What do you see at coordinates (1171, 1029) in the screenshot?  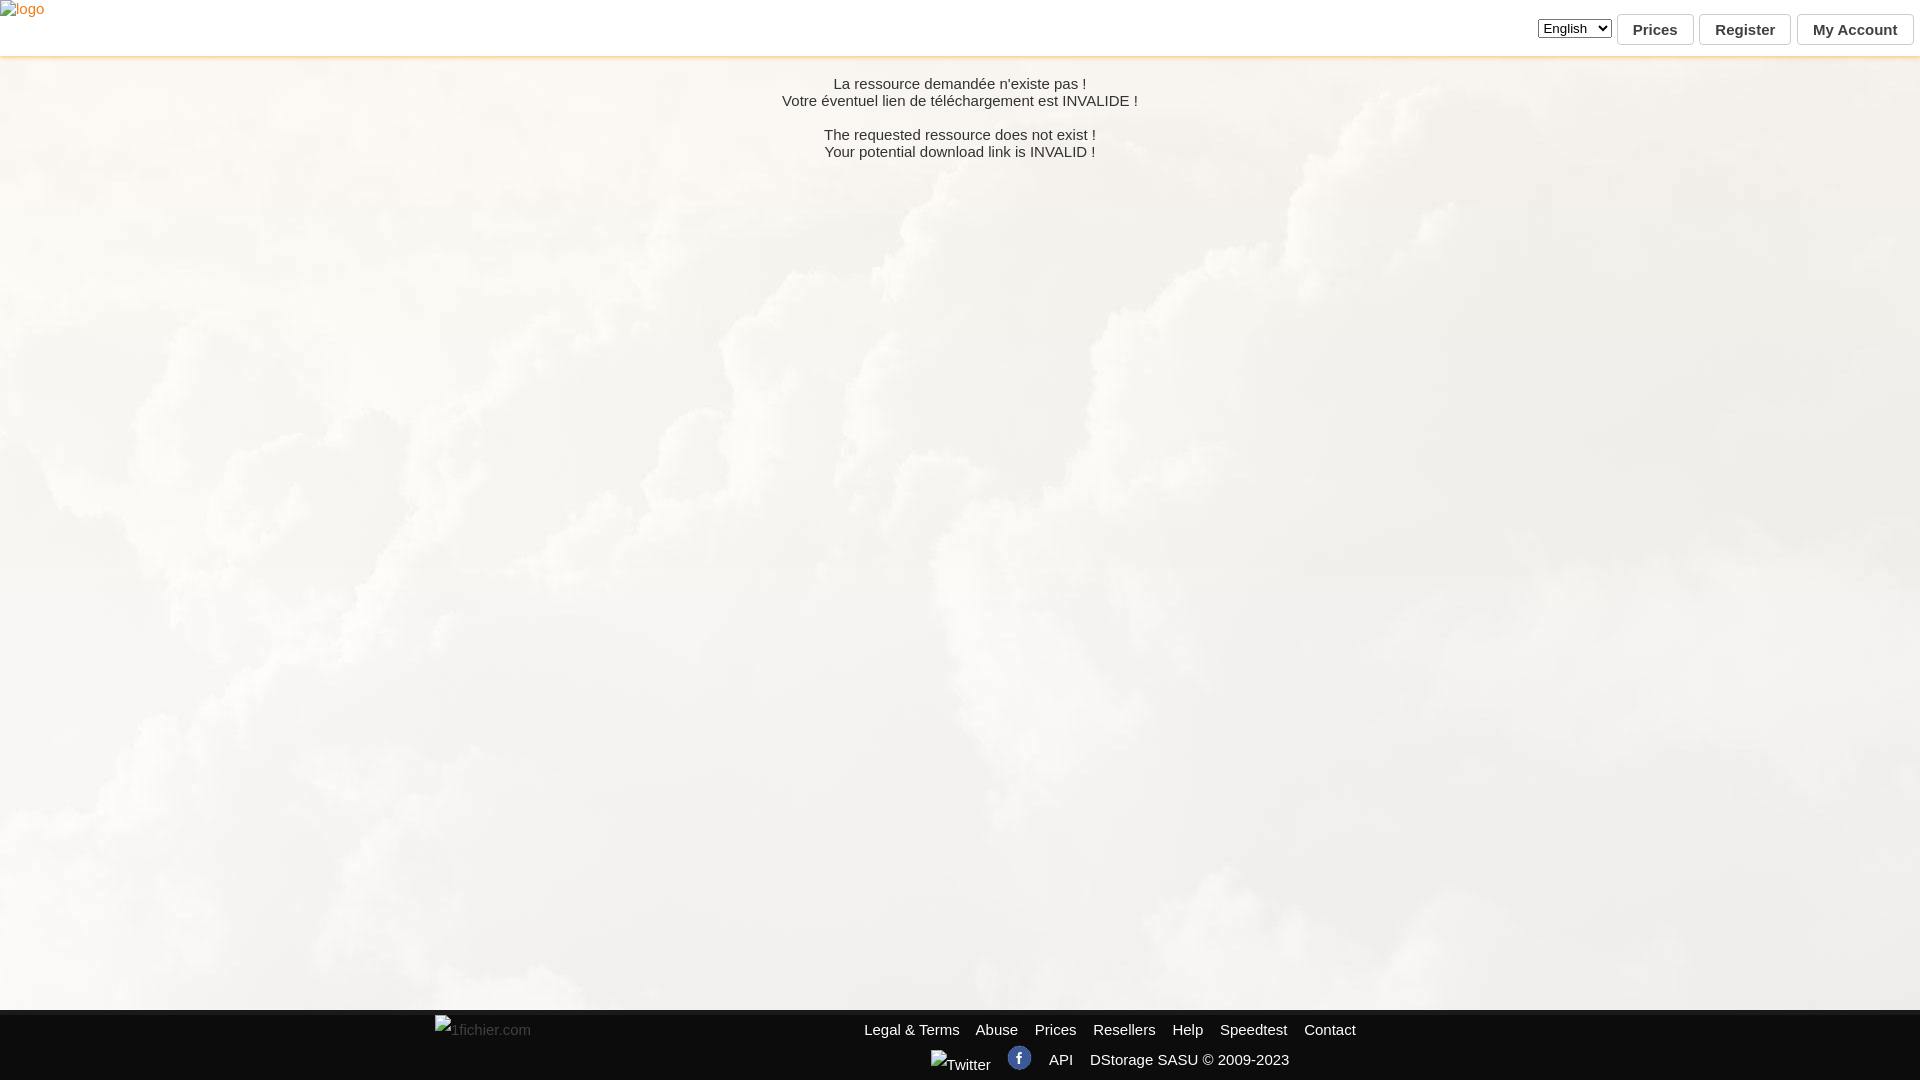 I see `'Help'` at bounding box center [1171, 1029].